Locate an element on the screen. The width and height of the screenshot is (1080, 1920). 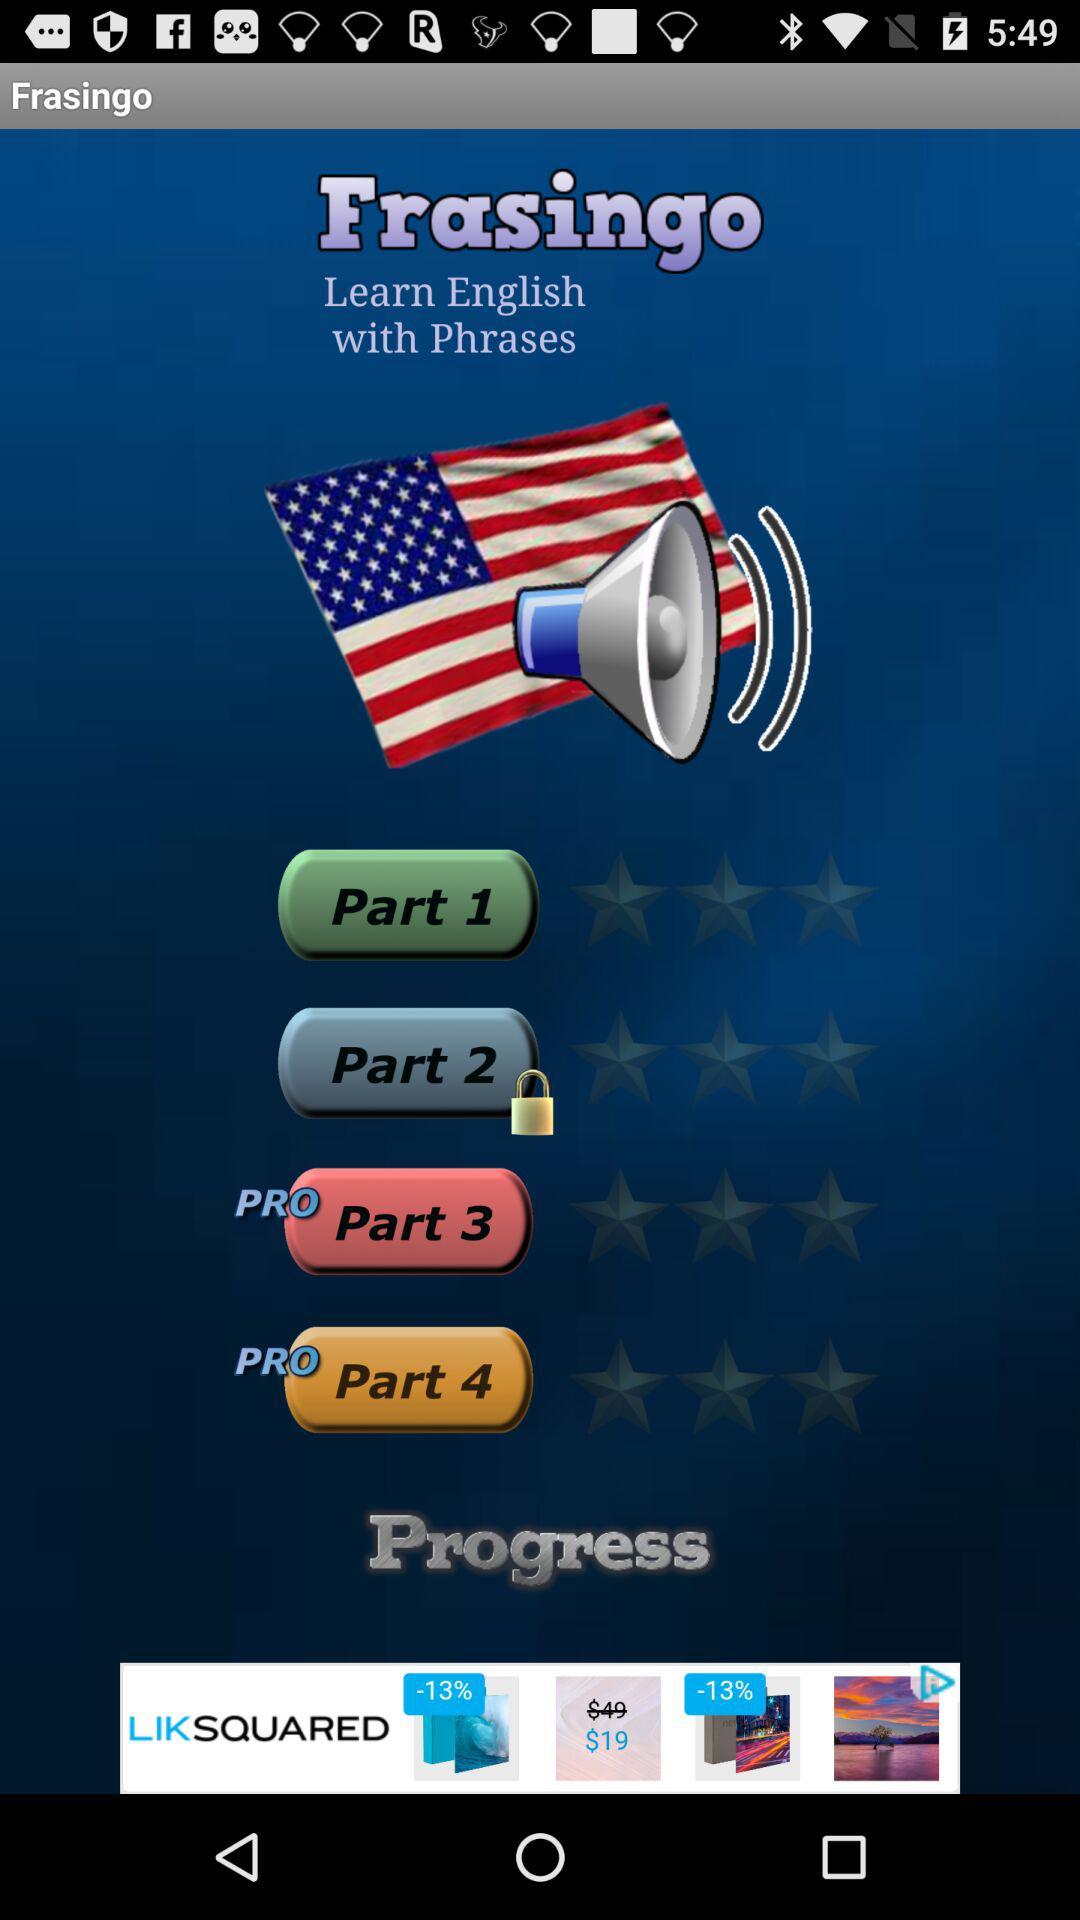
advertisement page is located at coordinates (540, 1727).